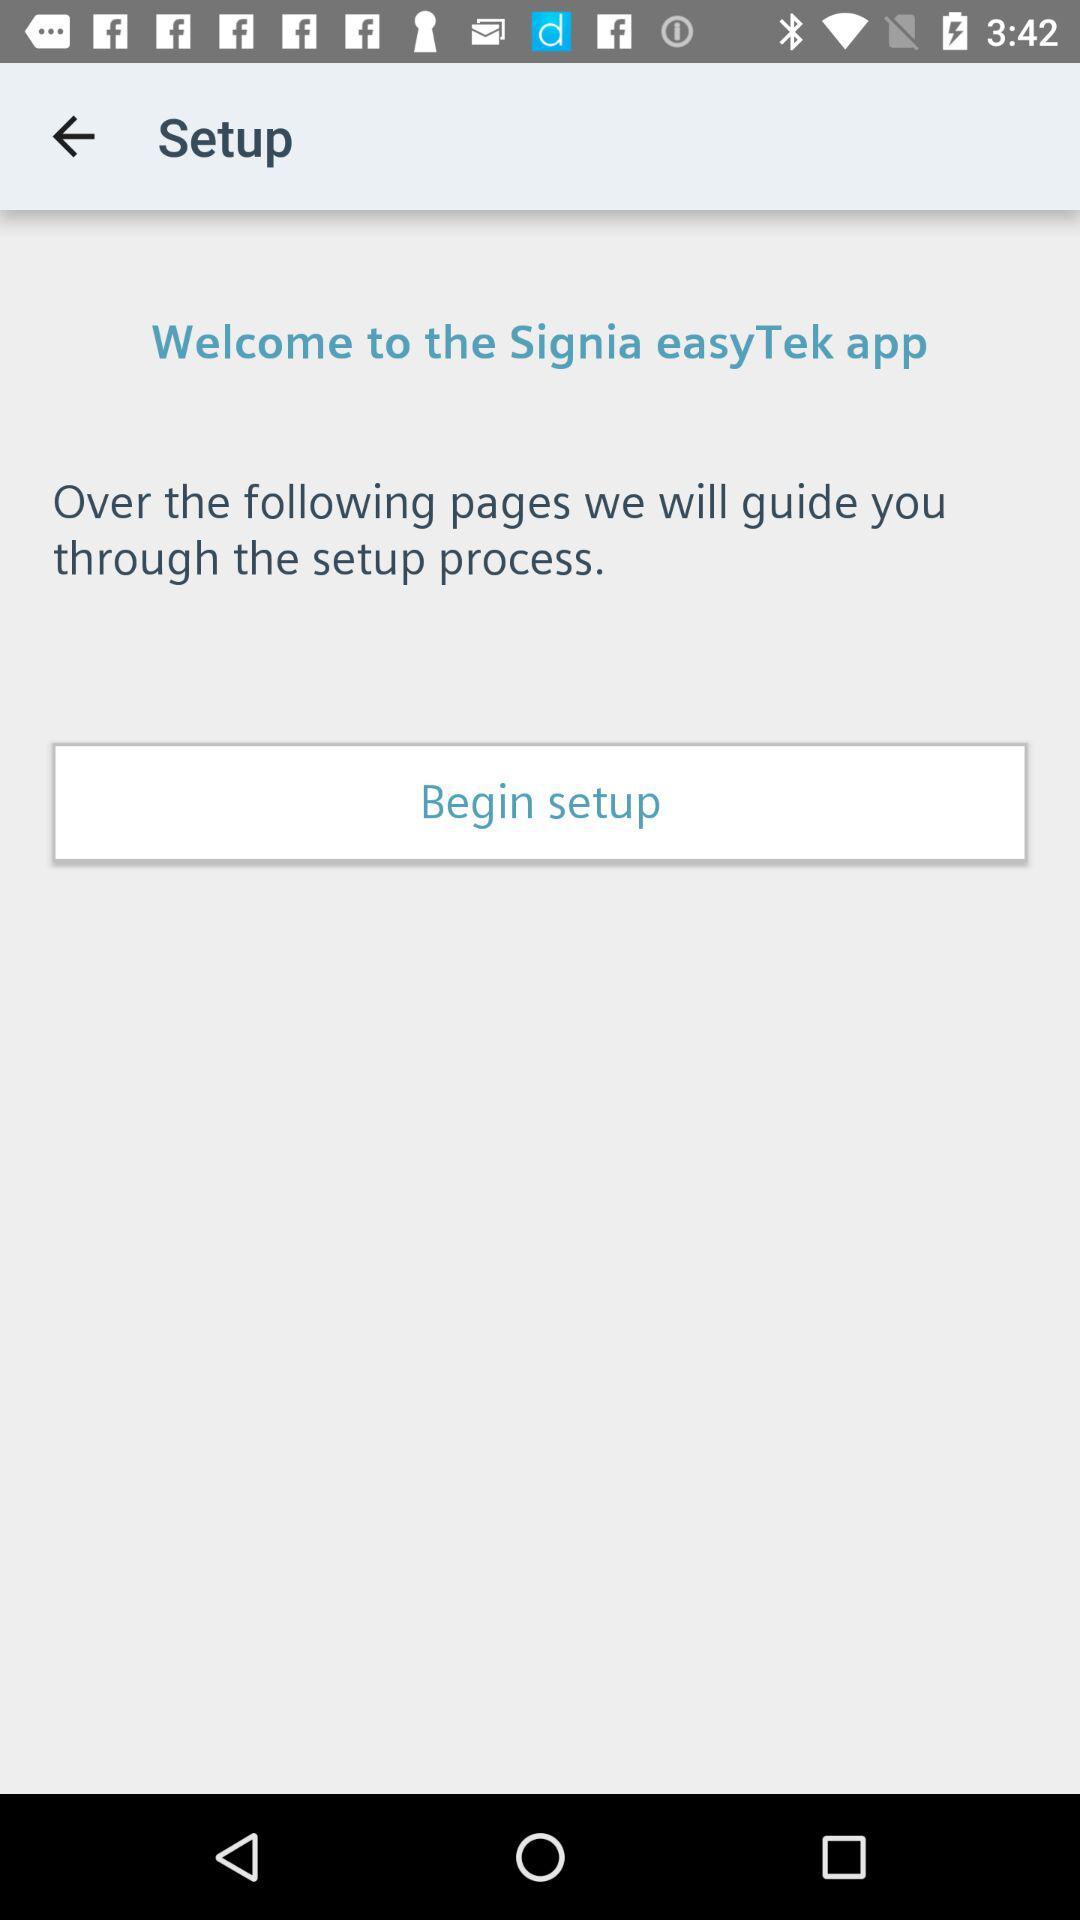  What do you see at coordinates (540, 802) in the screenshot?
I see `the begin setup item` at bounding box center [540, 802].